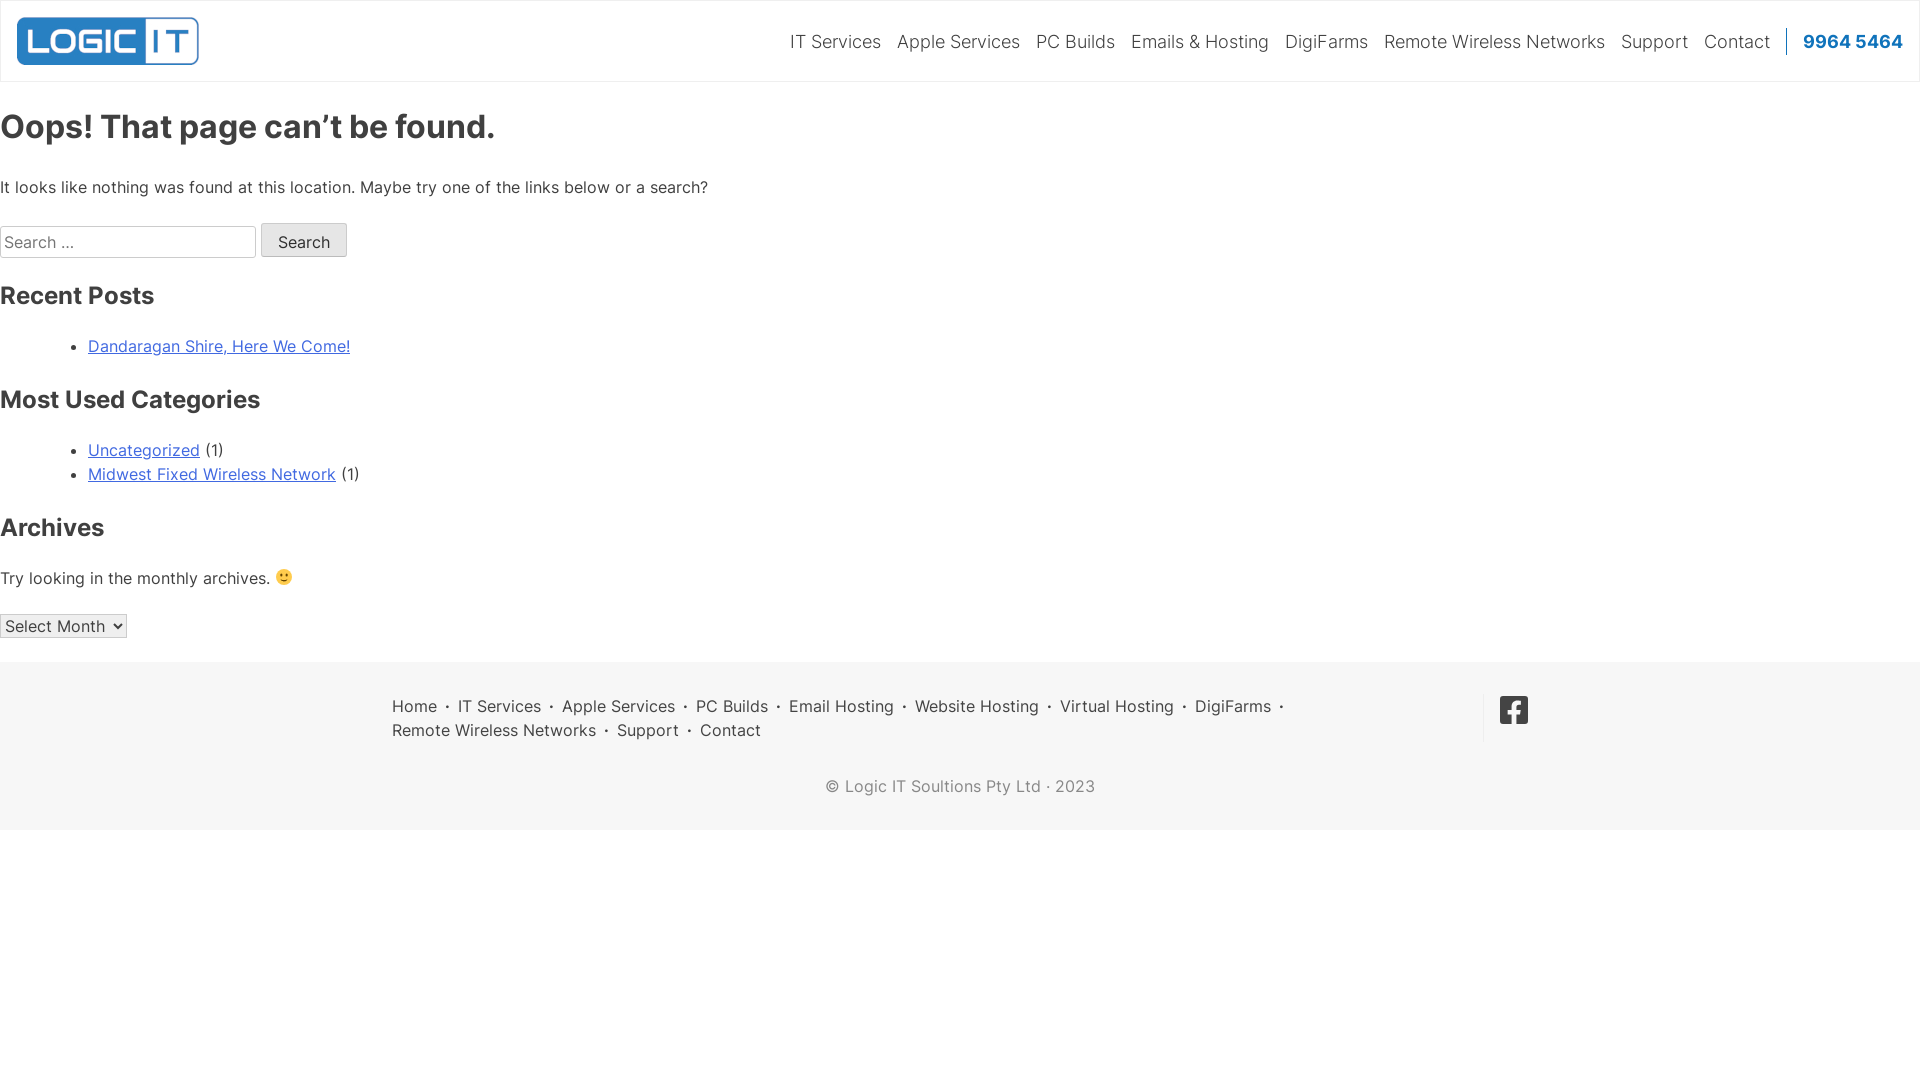 The image size is (1920, 1080). What do you see at coordinates (648, 729) in the screenshot?
I see `'Support'` at bounding box center [648, 729].